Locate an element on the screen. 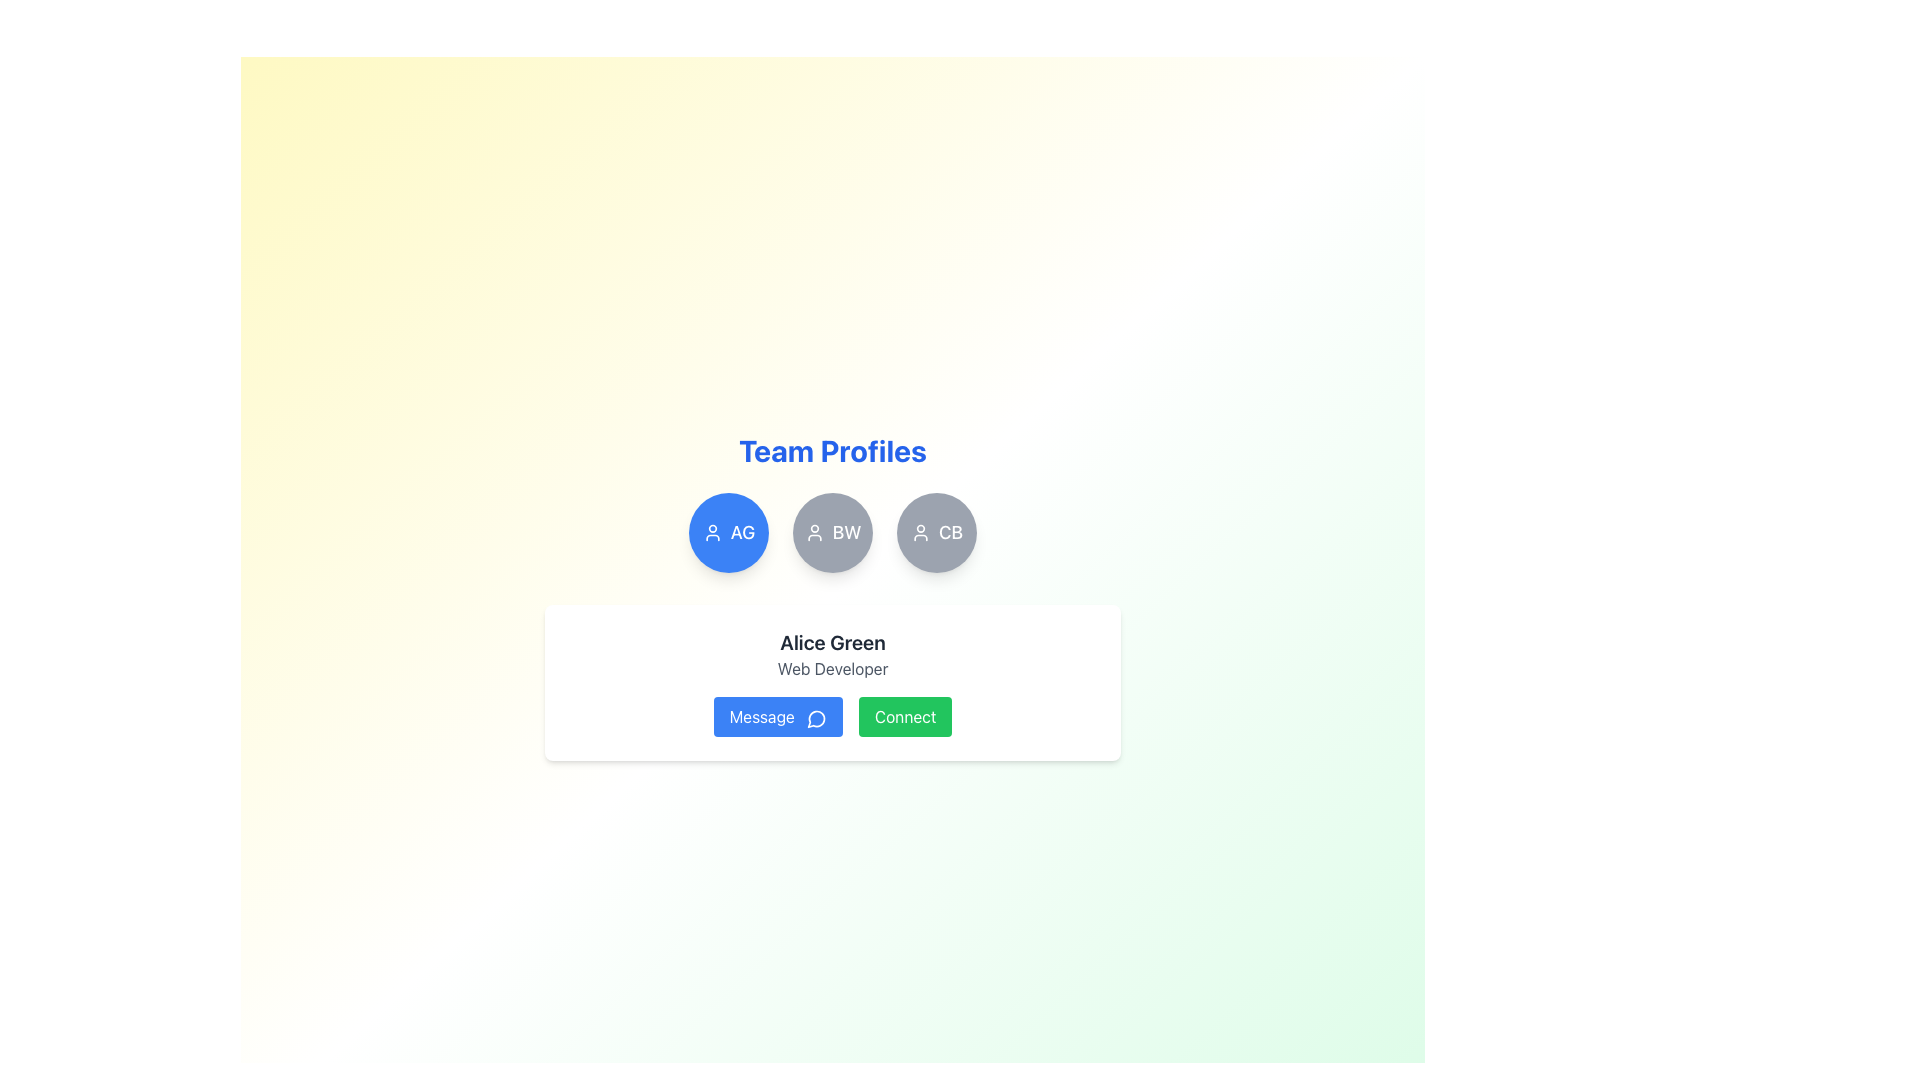 Image resolution: width=1920 pixels, height=1080 pixels. the static text label displaying the name 'Alice Green', which is located at the top center of the profile card above the job title 'Web Developer' is located at coordinates (833, 643).